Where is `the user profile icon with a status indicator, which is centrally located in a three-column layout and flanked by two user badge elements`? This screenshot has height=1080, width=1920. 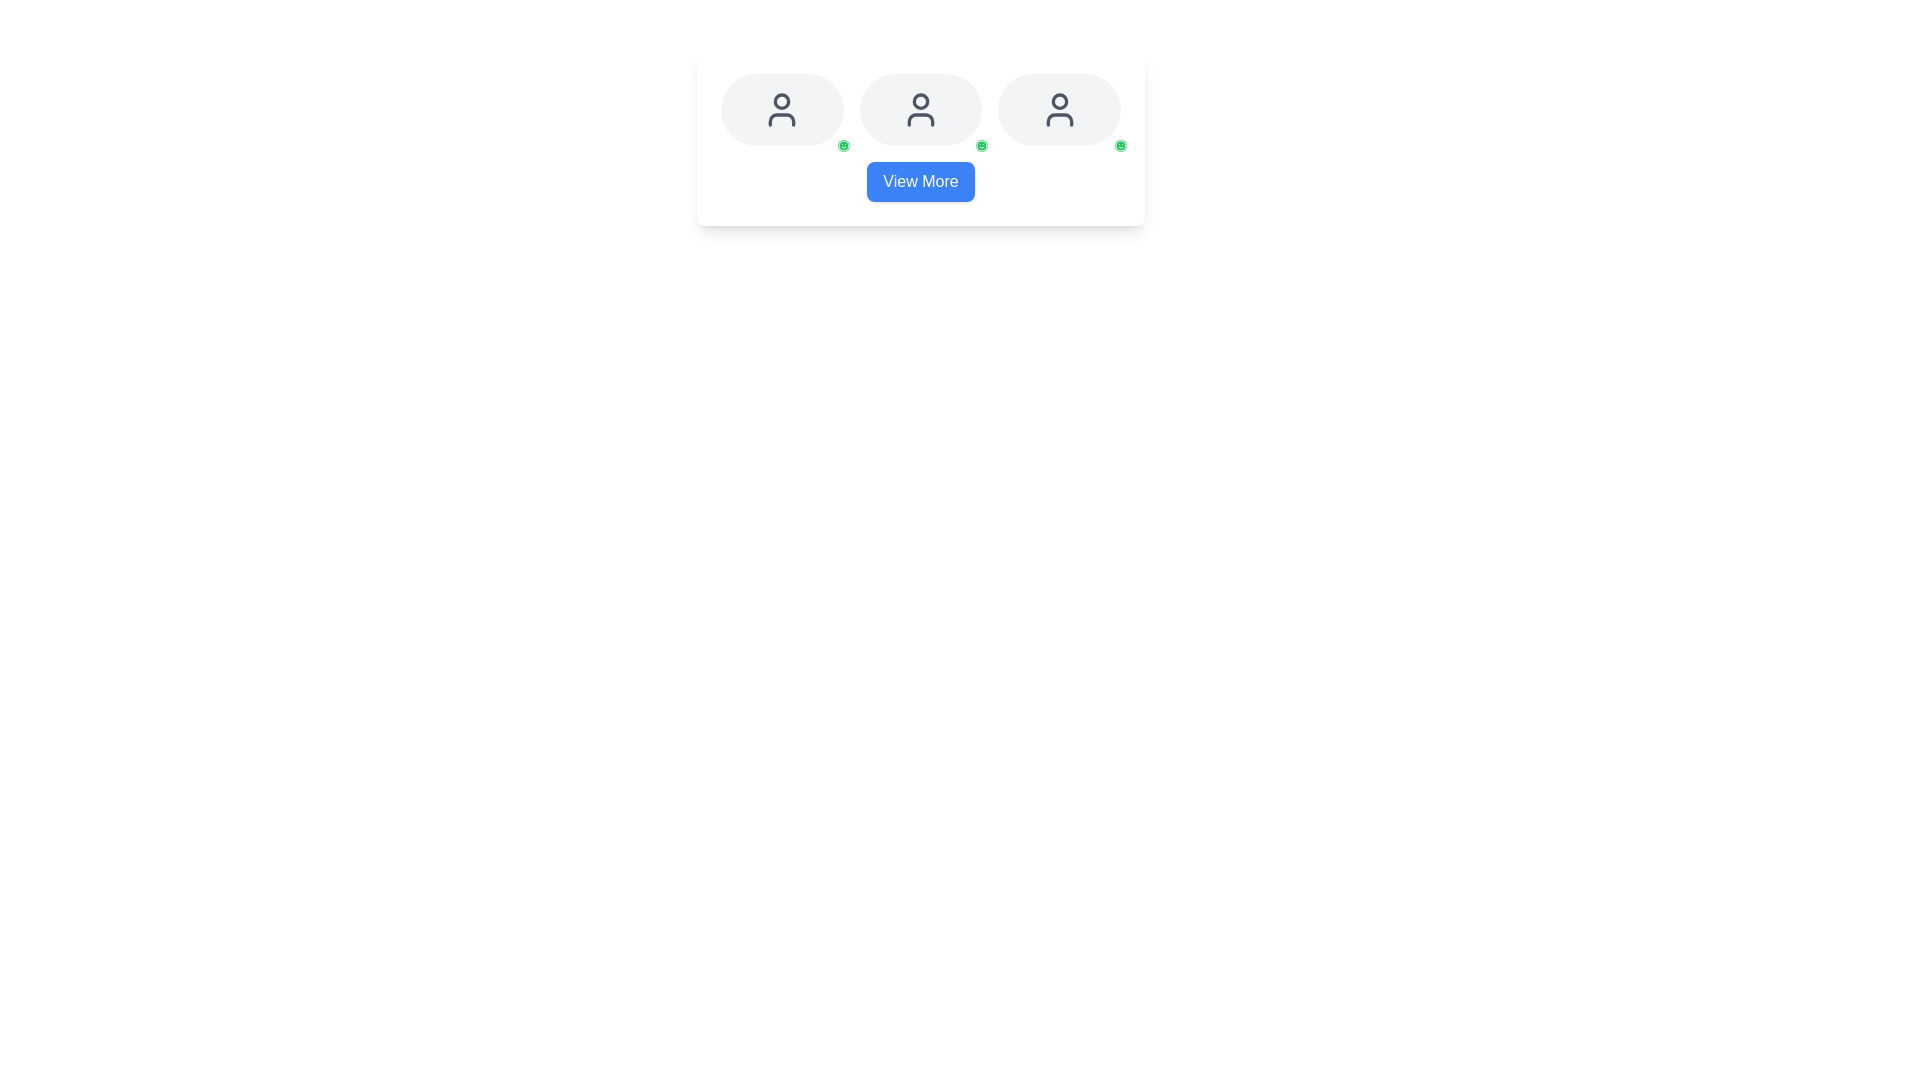
the user profile icon with a status indicator, which is centrally located in a three-column layout and flanked by two user badge elements is located at coordinates (920, 110).